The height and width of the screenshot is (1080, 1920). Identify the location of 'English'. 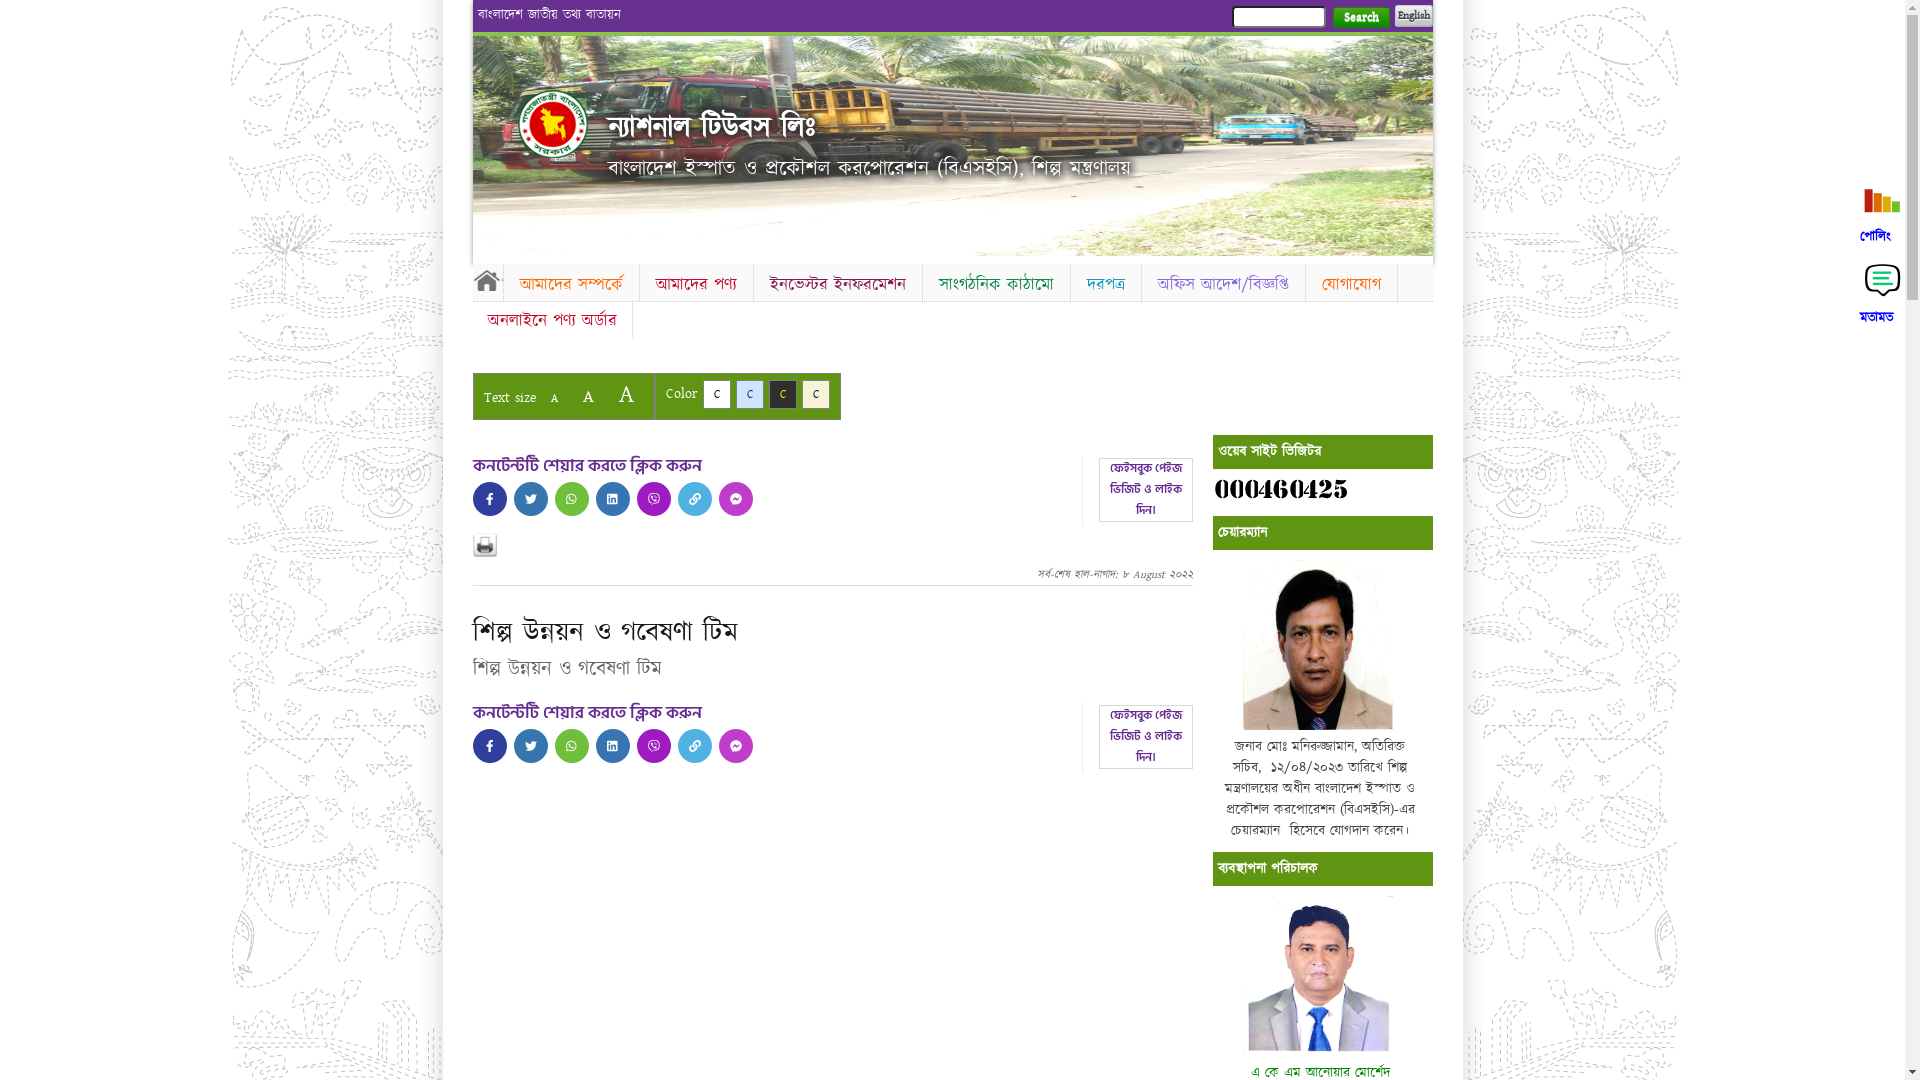
(1411, 15).